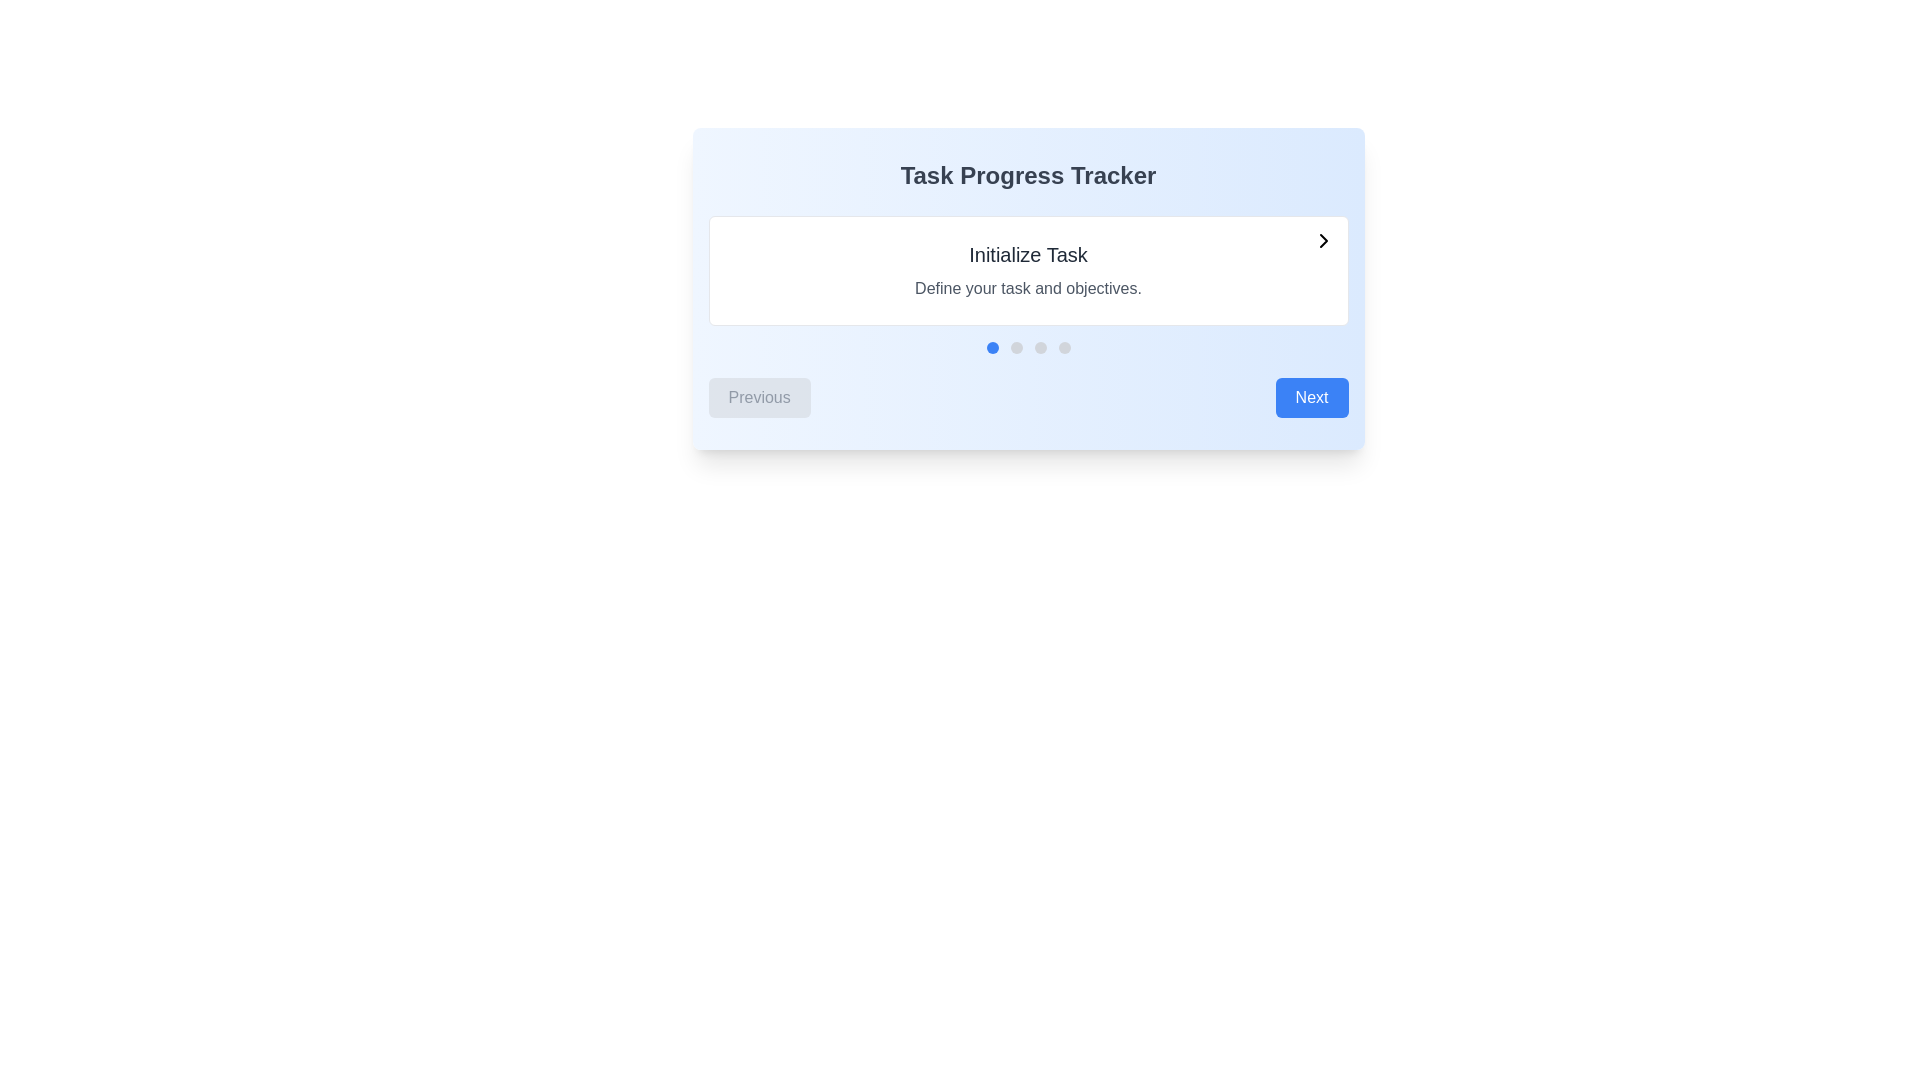  Describe the element at coordinates (1063, 346) in the screenshot. I see `the state of the fourth progress indicator dot, which represents the current or clickable step in the progress tracker sequence` at that location.